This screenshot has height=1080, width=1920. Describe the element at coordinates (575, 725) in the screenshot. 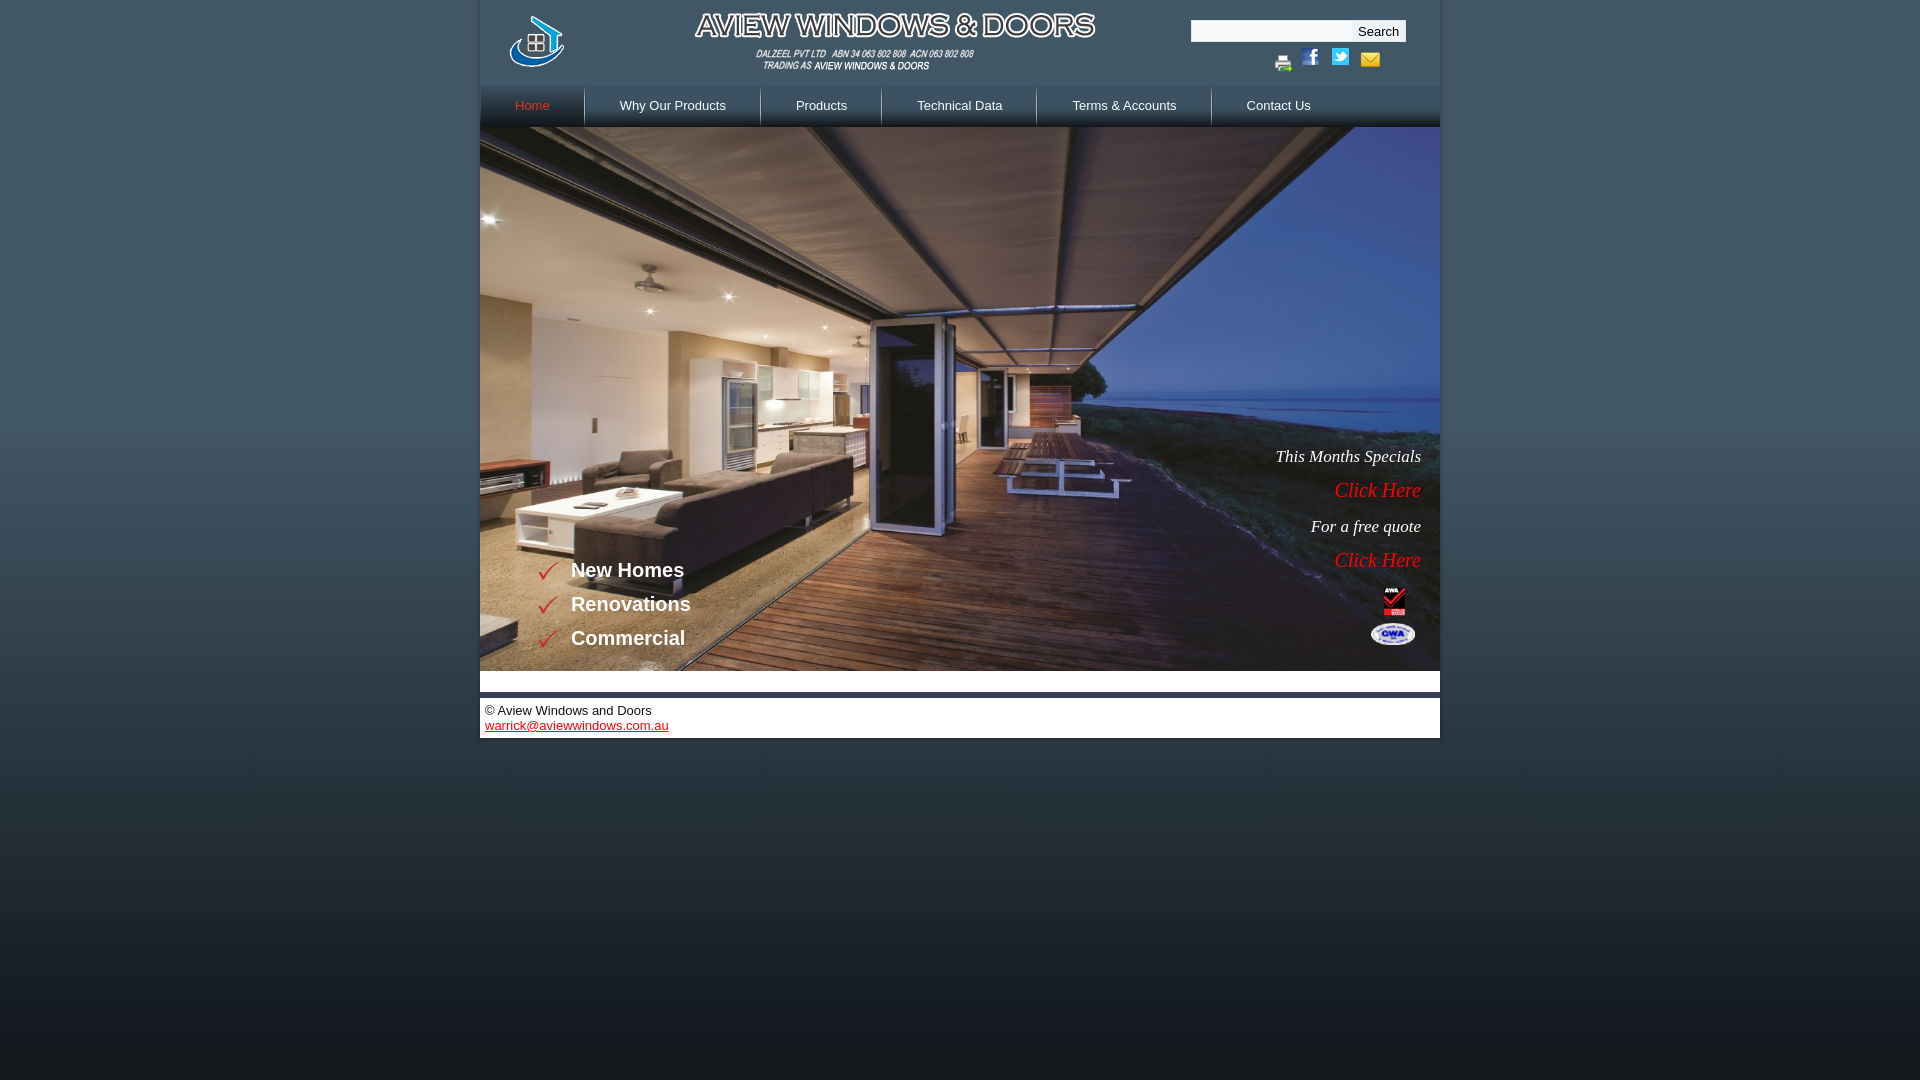

I see `'warrick@aviewwindows.com.au'` at that location.